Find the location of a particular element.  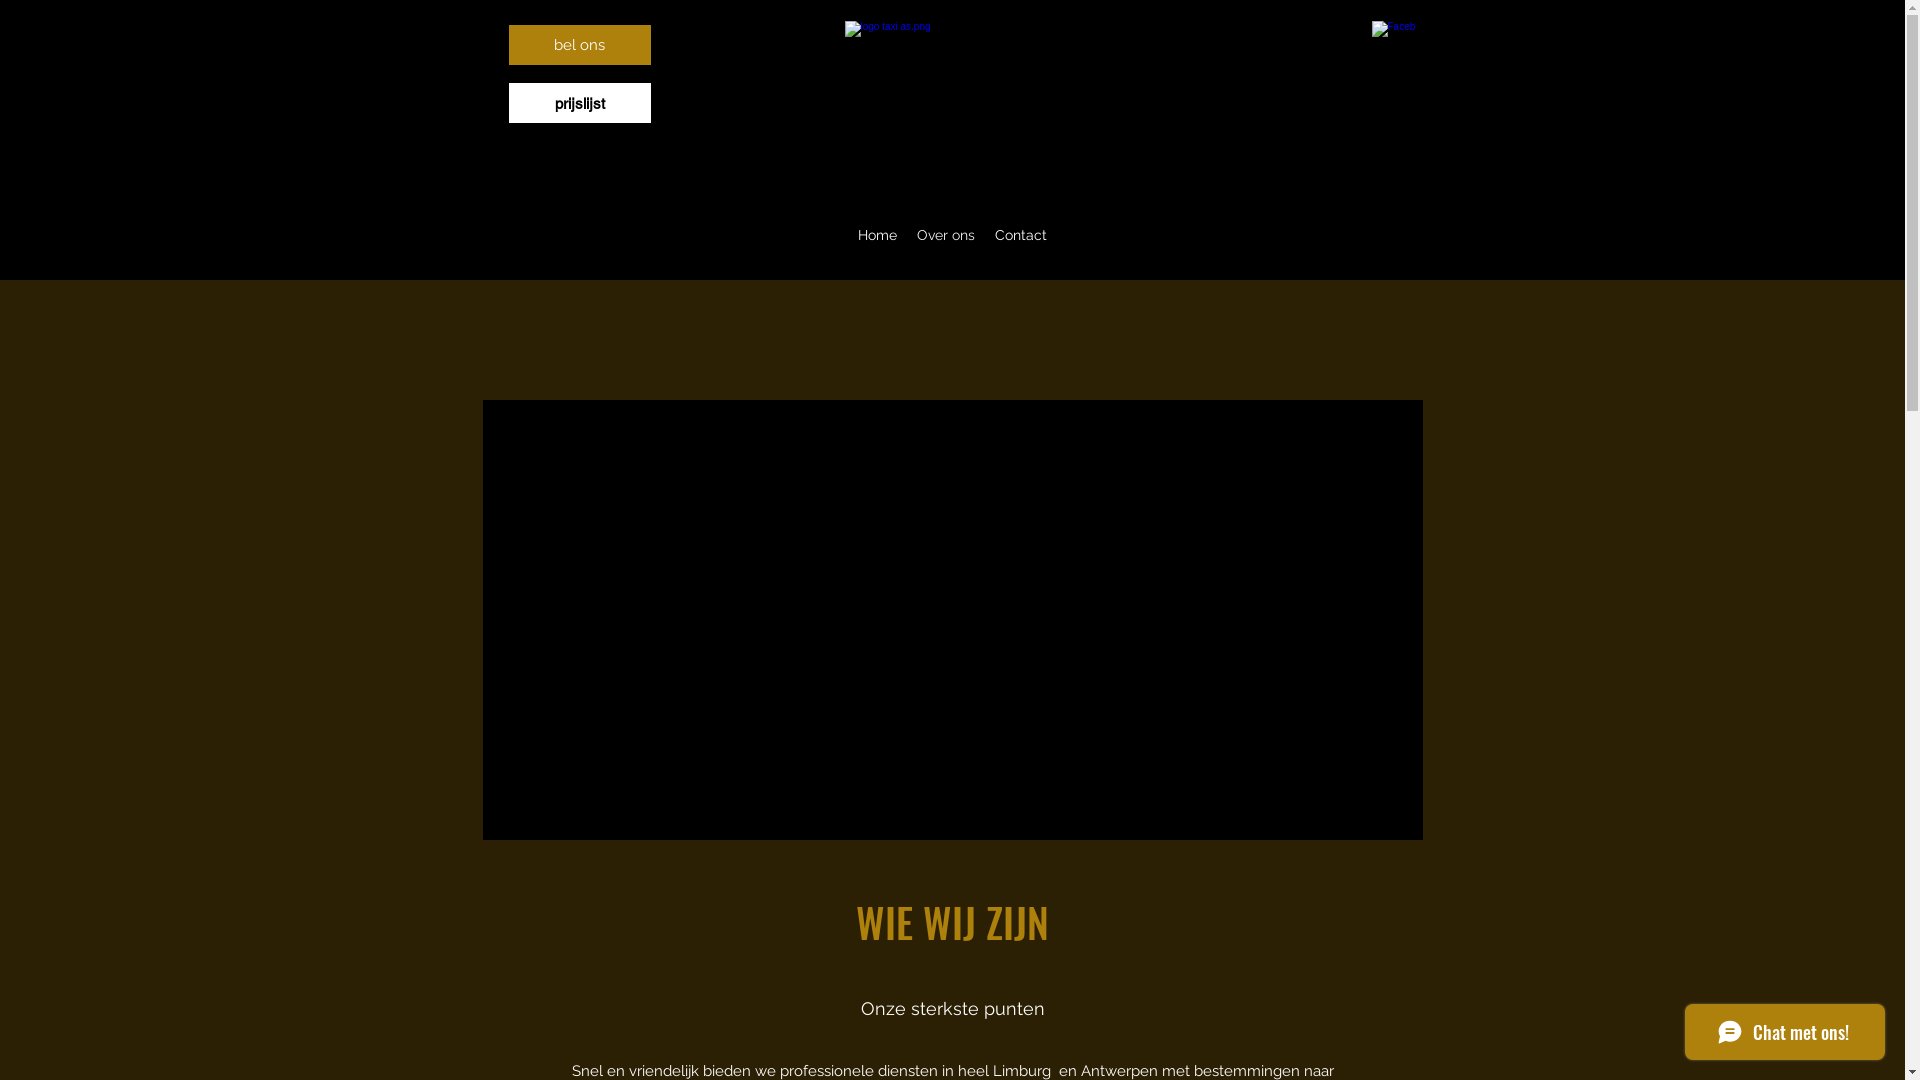

'bel ons' is located at coordinates (578, 45).